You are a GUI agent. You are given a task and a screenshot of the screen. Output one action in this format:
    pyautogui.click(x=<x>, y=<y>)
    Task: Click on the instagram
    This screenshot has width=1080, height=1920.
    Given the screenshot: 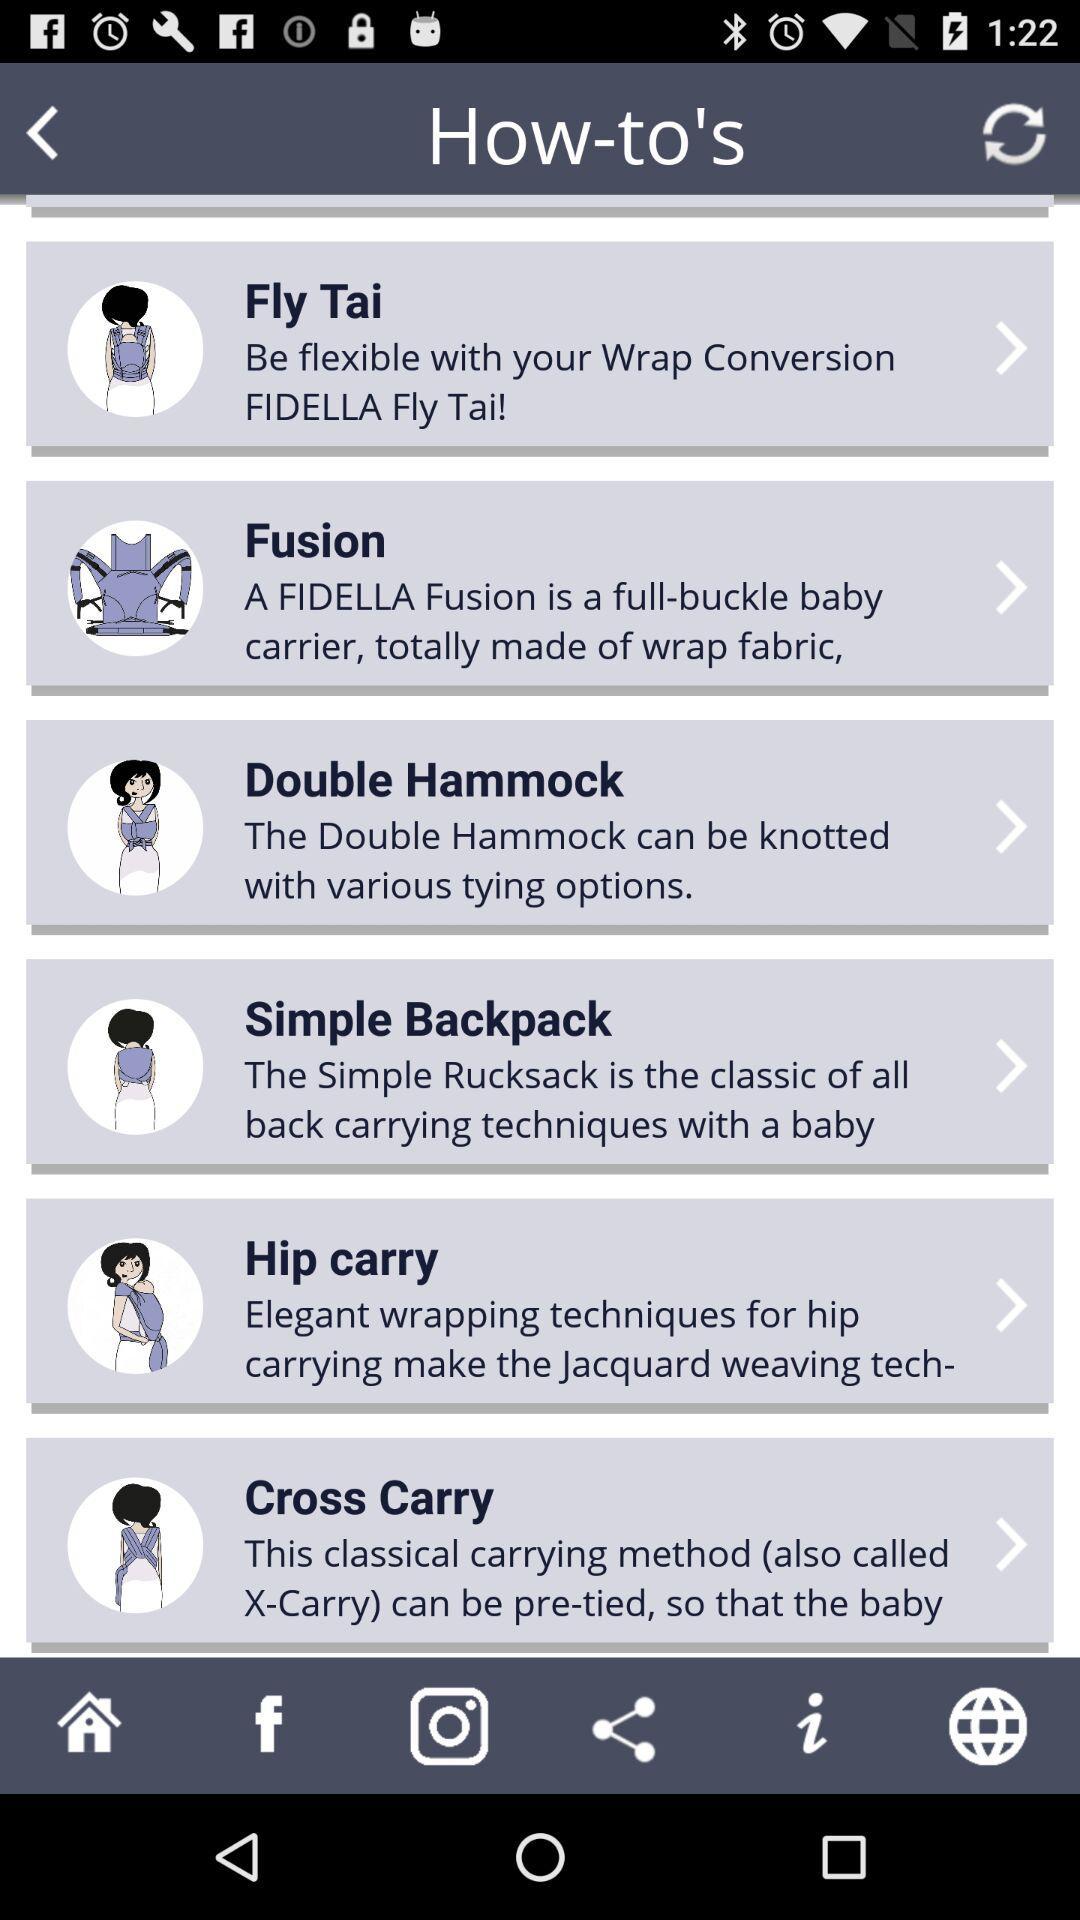 What is the action you would take?
    pyautogui.click(x=450, y=1724)
    